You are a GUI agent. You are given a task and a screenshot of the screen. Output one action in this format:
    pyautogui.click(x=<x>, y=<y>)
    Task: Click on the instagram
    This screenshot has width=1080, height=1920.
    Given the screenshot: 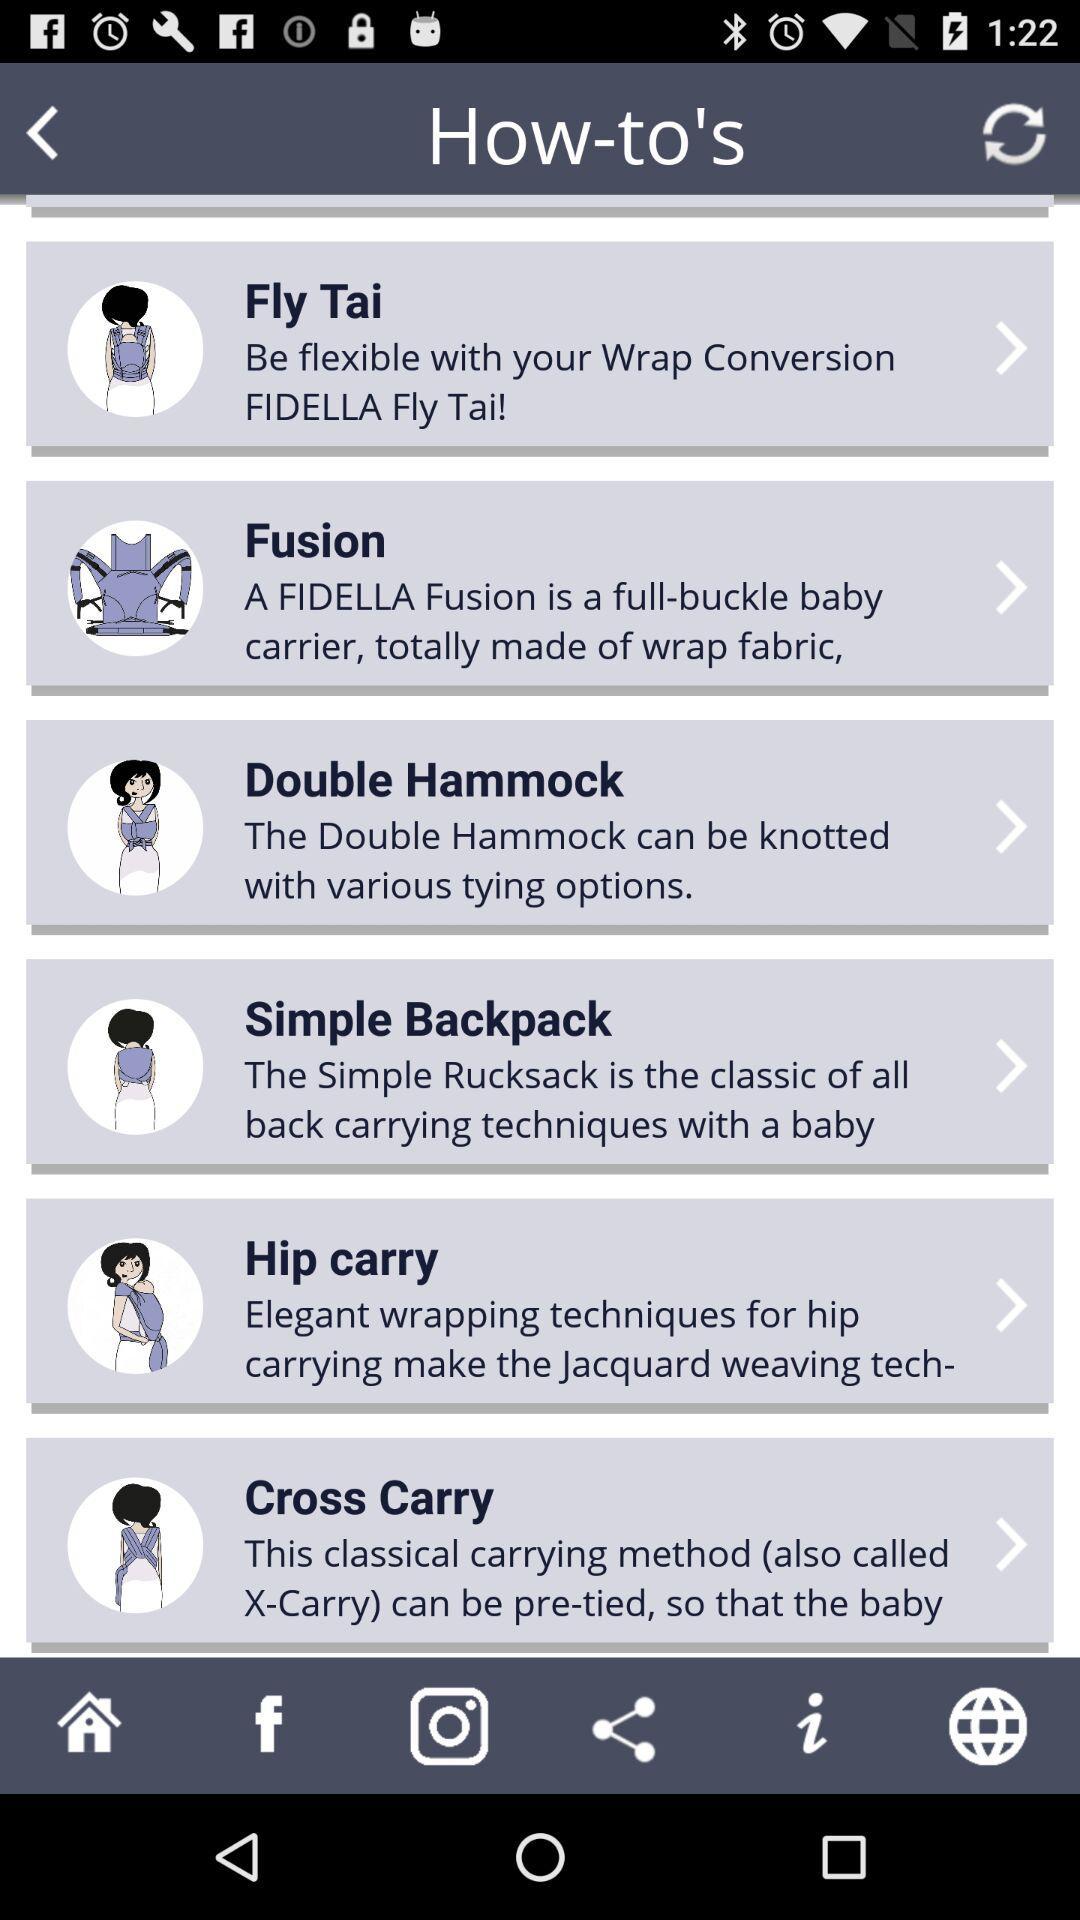 What is the action you would take?
    pyautogui.click(x=450, y=1724)
    